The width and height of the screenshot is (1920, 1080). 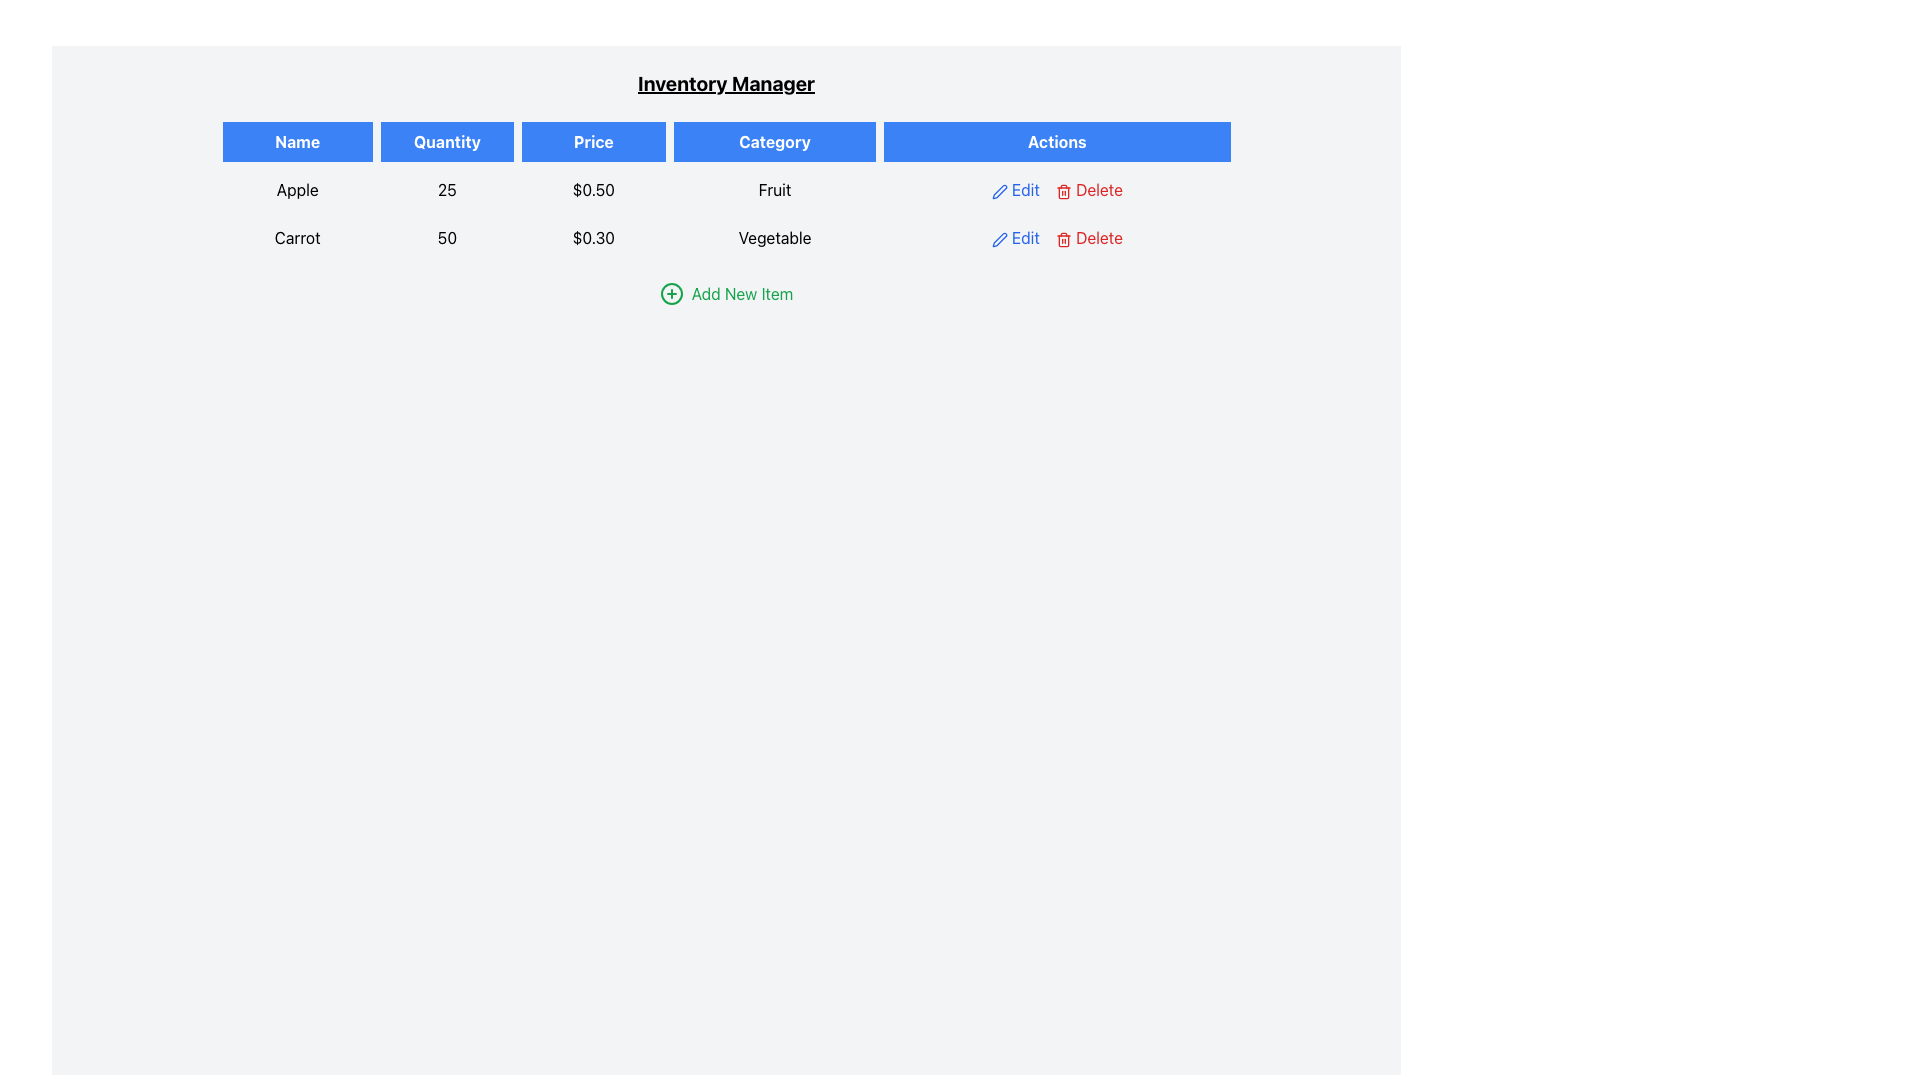 I want to click on the text label displaying the word 'Apple' which is located in the first row under the 'Name' column of the table, so click(x=296, y=189).